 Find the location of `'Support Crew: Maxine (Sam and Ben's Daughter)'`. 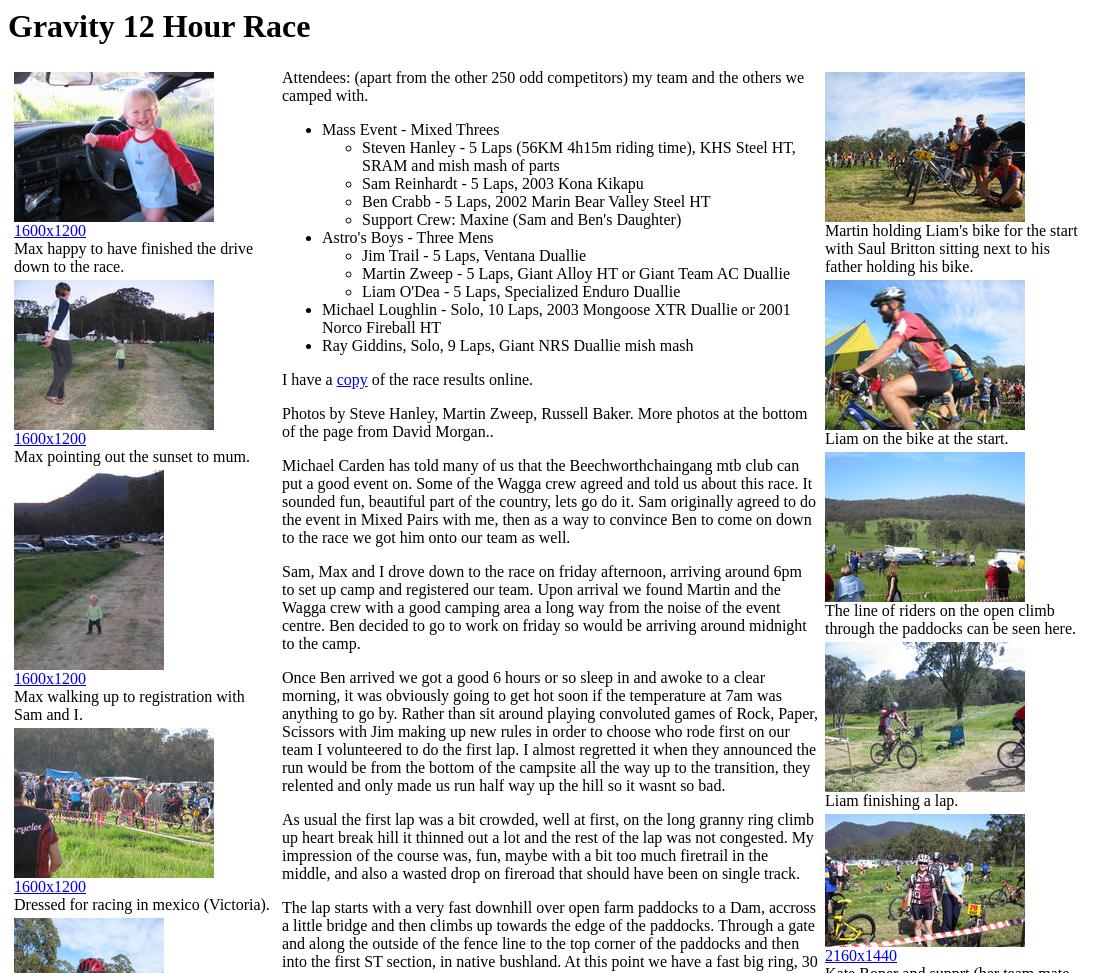

'Support Crew: Maxine (Sam and Ben's Daughter)' is located at coordinates (521, 218).